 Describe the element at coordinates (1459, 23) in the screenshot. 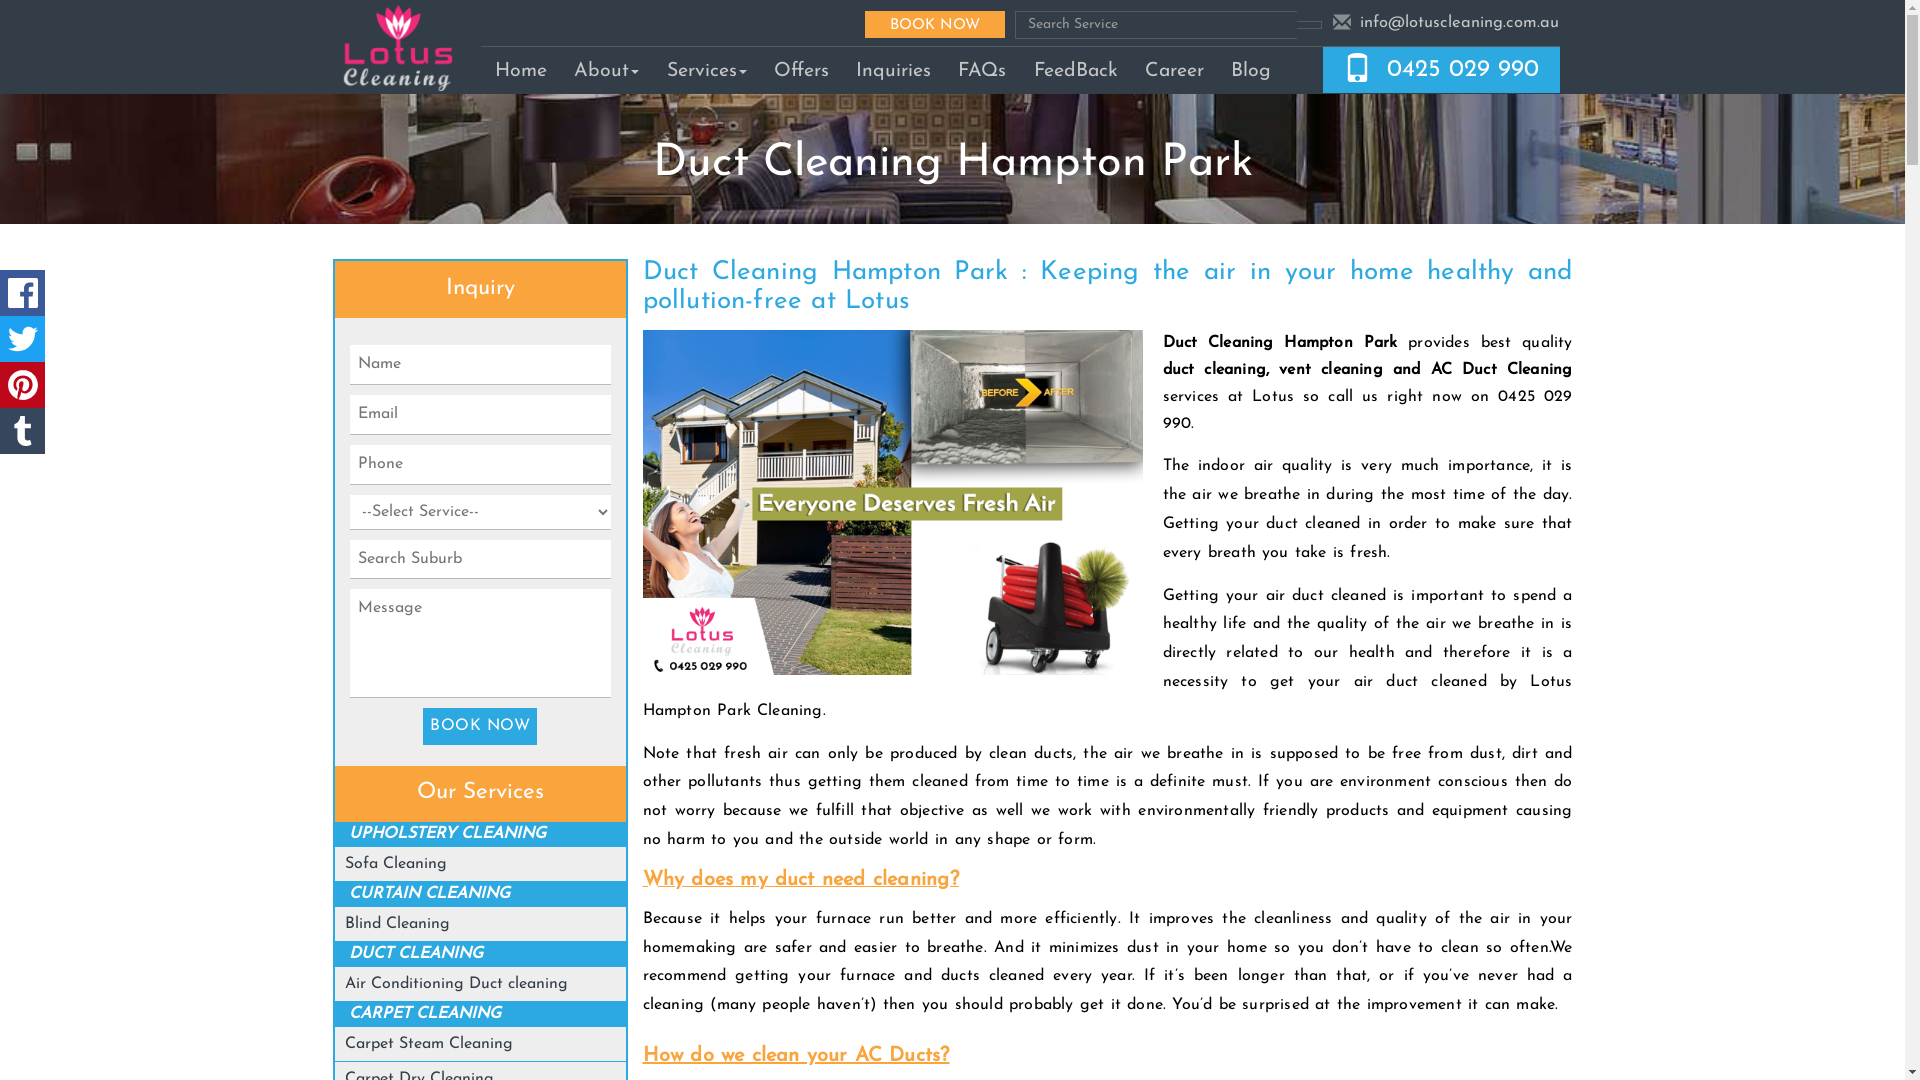

I see `'info@lotuscleaning.com.au'` at that location.